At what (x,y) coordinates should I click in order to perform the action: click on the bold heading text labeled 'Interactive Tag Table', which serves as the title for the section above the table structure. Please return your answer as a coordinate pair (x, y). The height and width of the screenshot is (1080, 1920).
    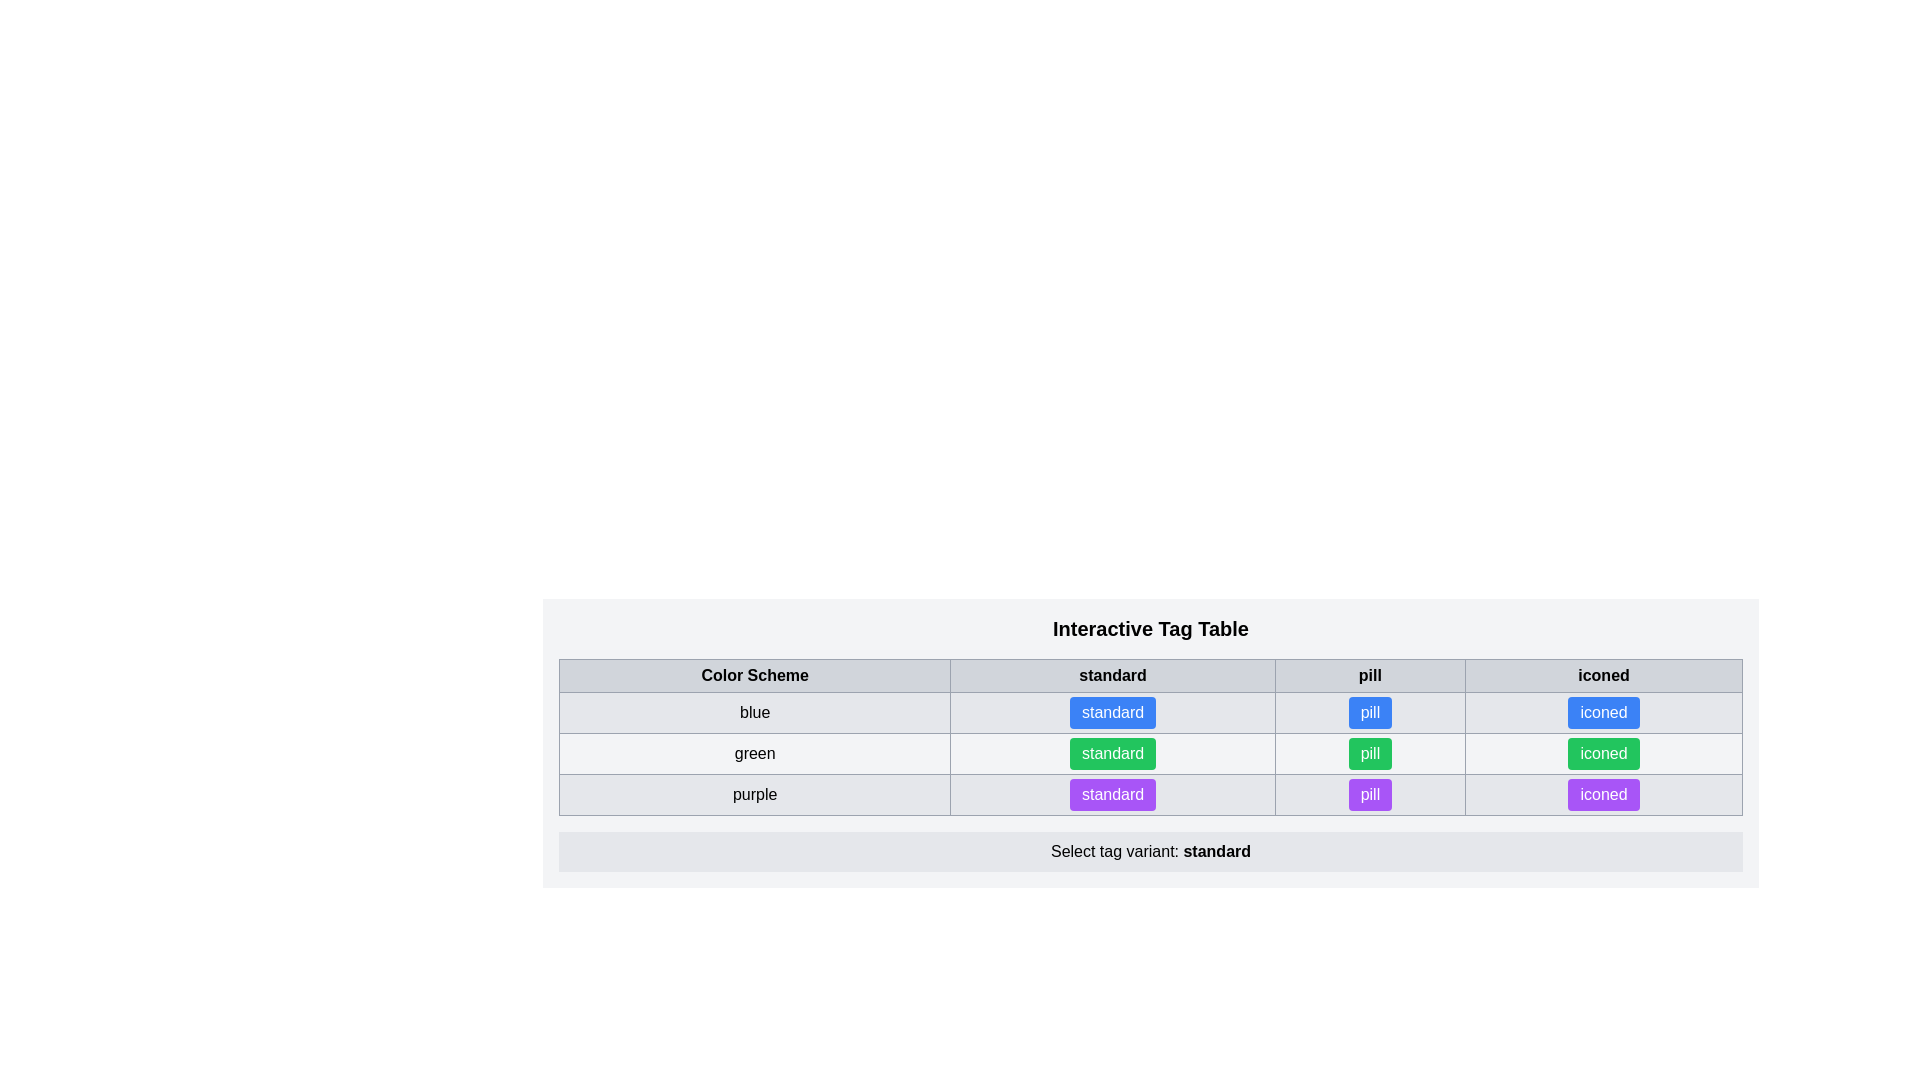
    Looking at the image, I should click on (1151, 627).